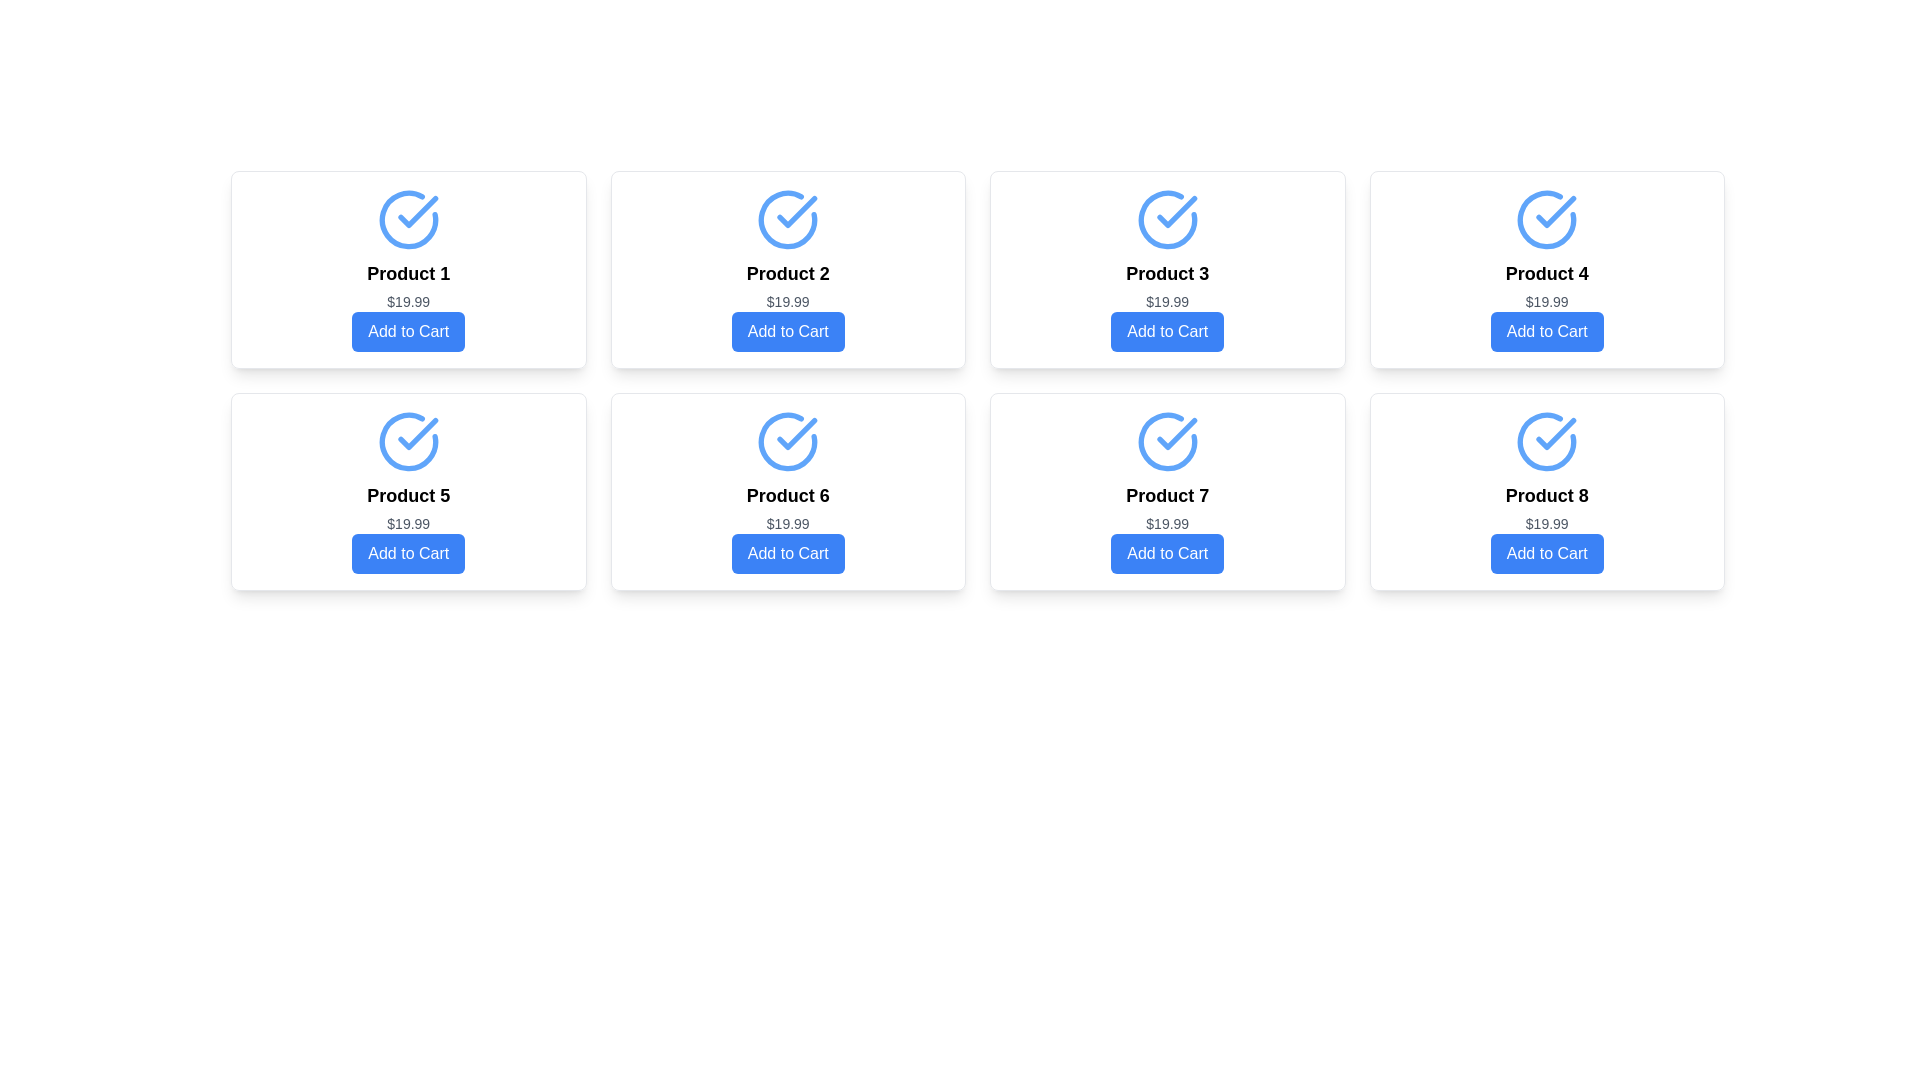 This screenshot has width=1920, height=1080. I want to click on the card displaying 'Product 7' with a price of '$19.99' and an 'Add to Cart' button at the bottom, located in the second row and third column of the grid layout, so click(1167, 492).